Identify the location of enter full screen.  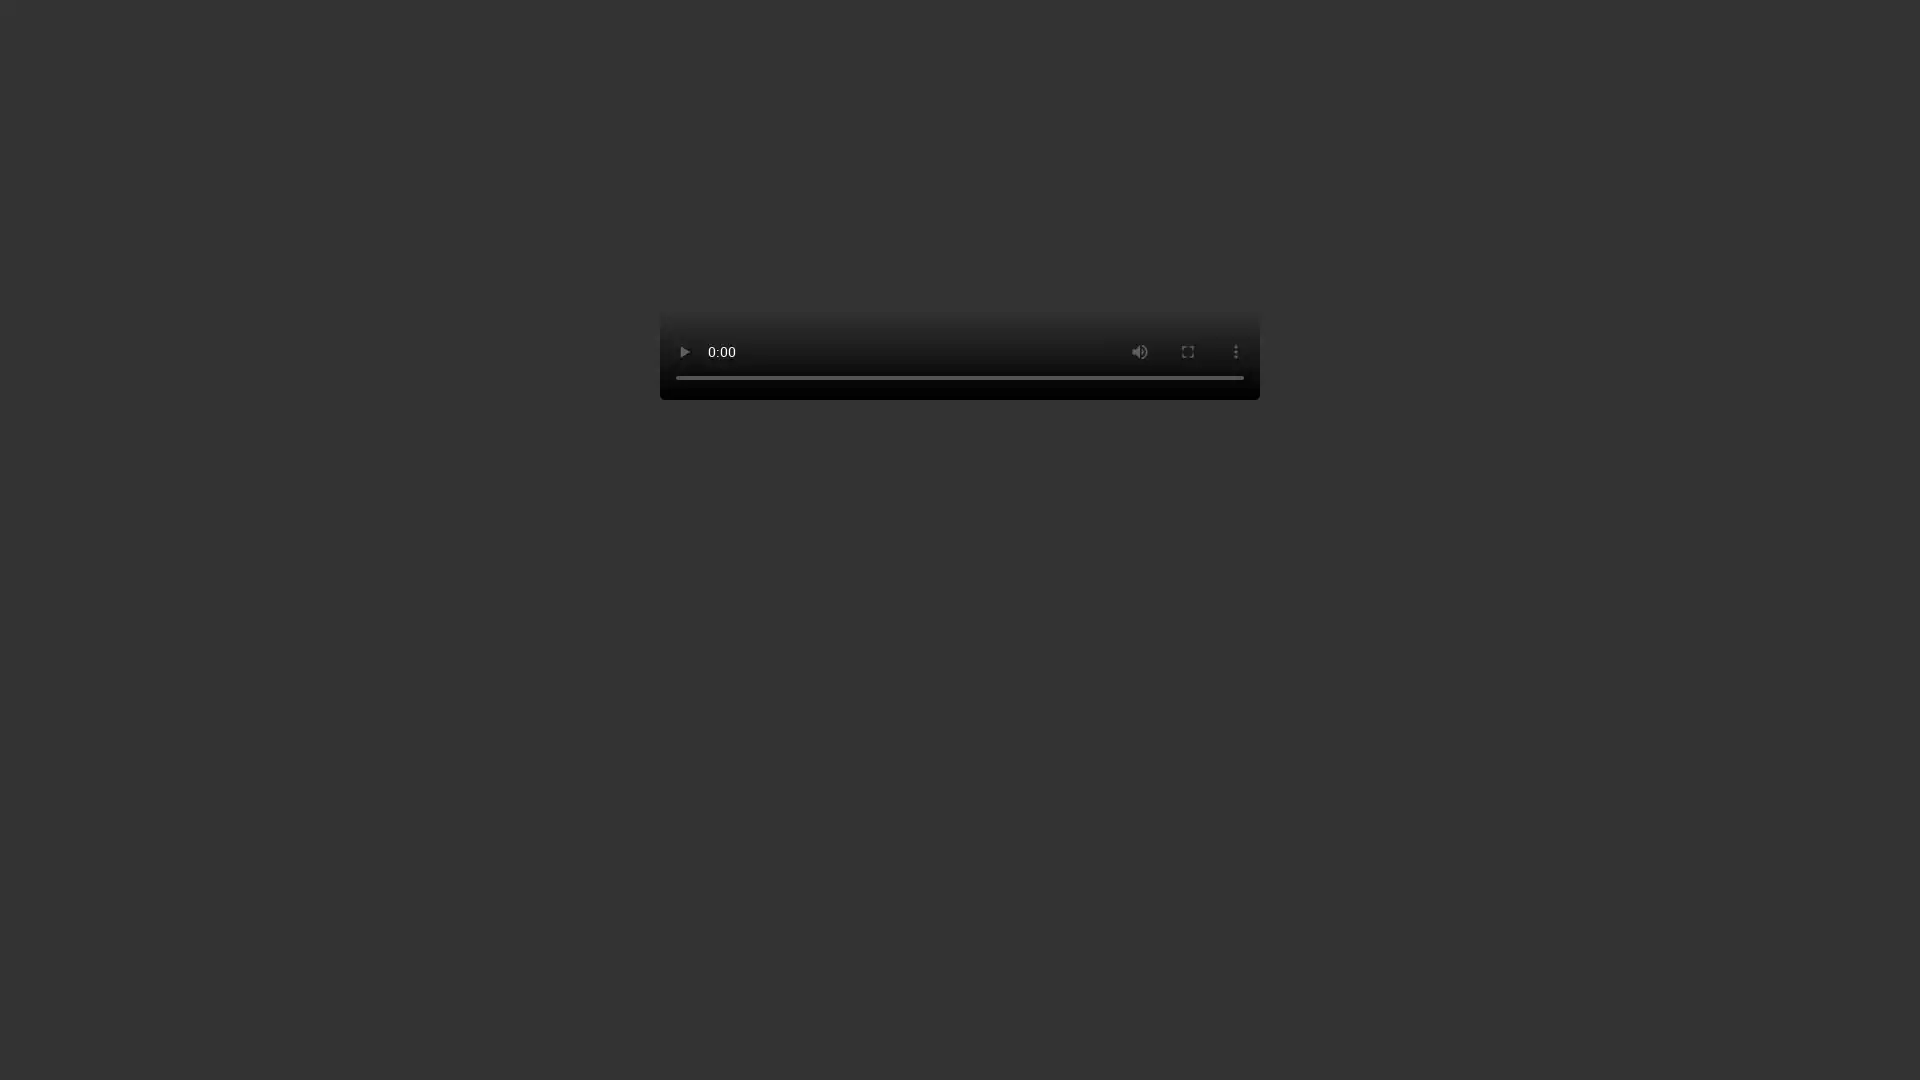
(1187, 350).